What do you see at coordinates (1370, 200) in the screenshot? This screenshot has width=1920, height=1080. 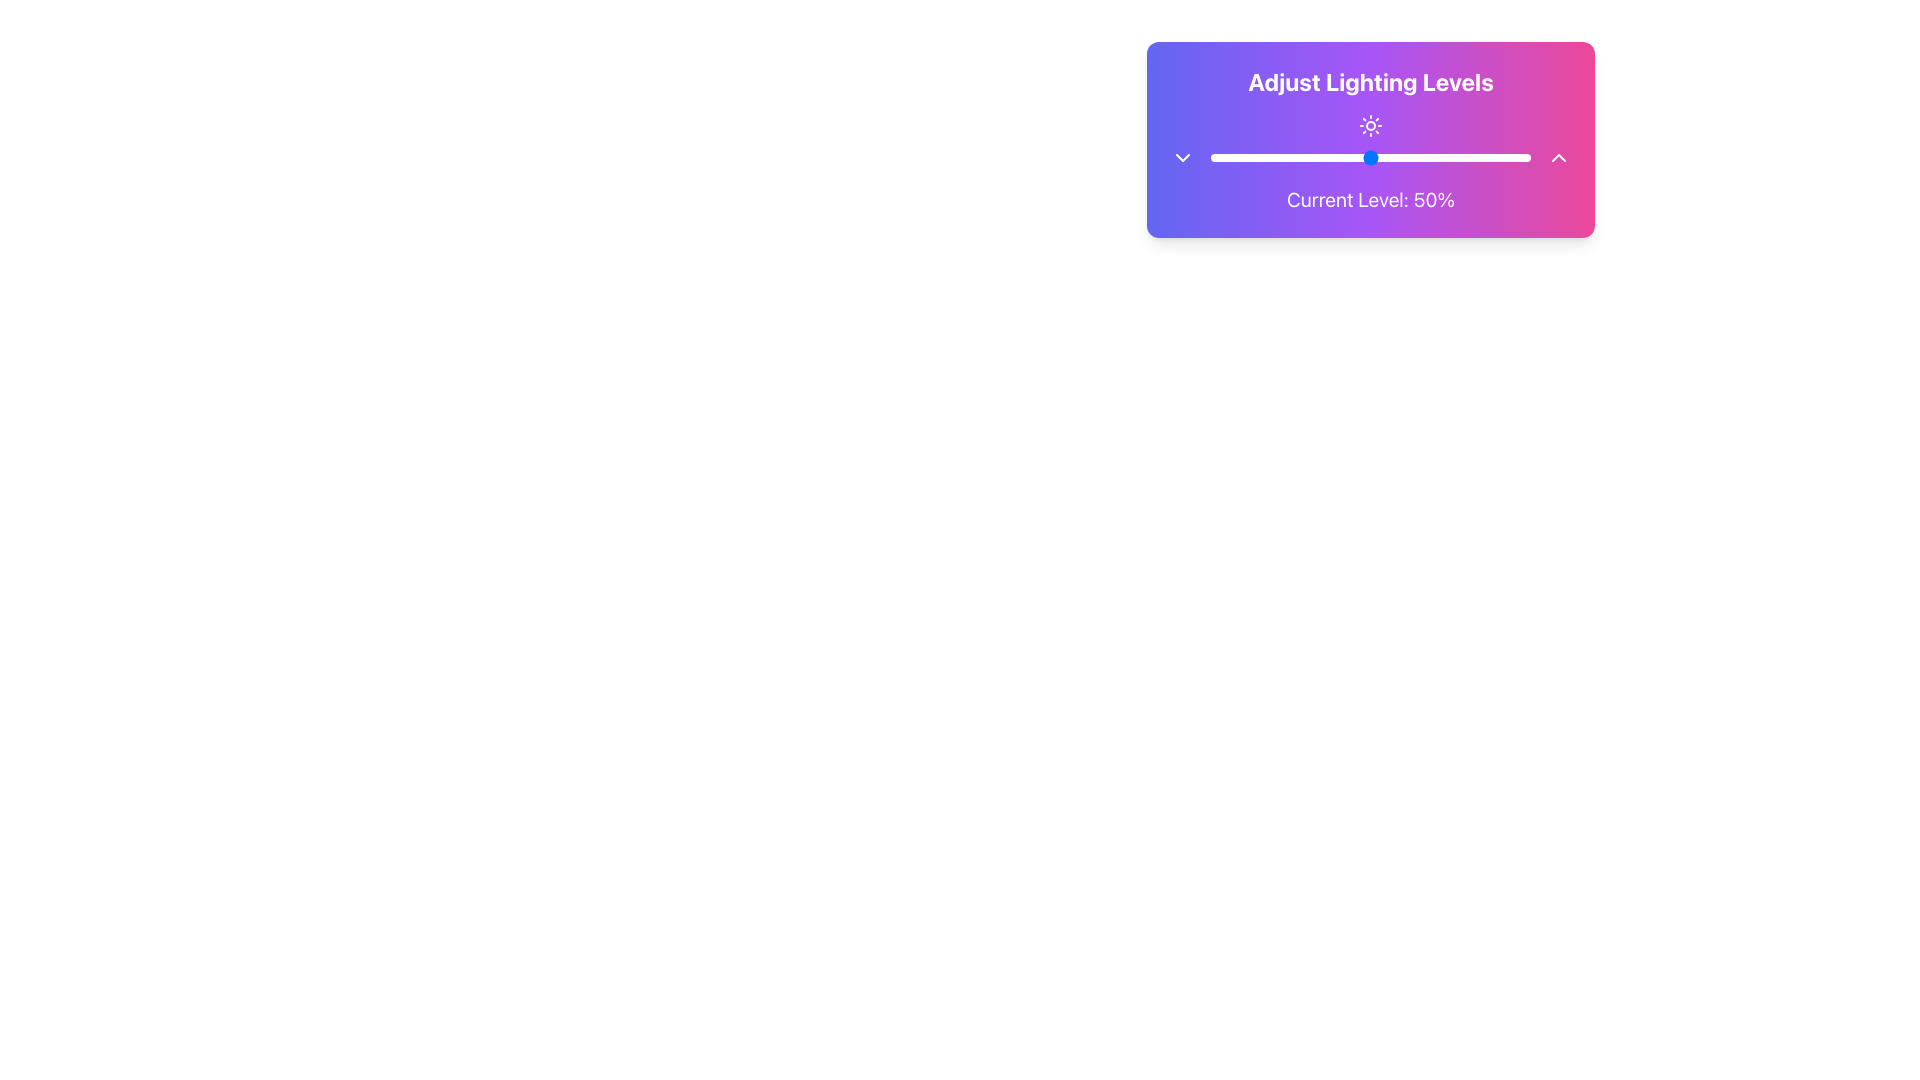 I see `the Text Display that shows 'Current Level: 50%' with white text on a gradient background, located below the lighting adjustment slider` at bounding box center [1370, 200].